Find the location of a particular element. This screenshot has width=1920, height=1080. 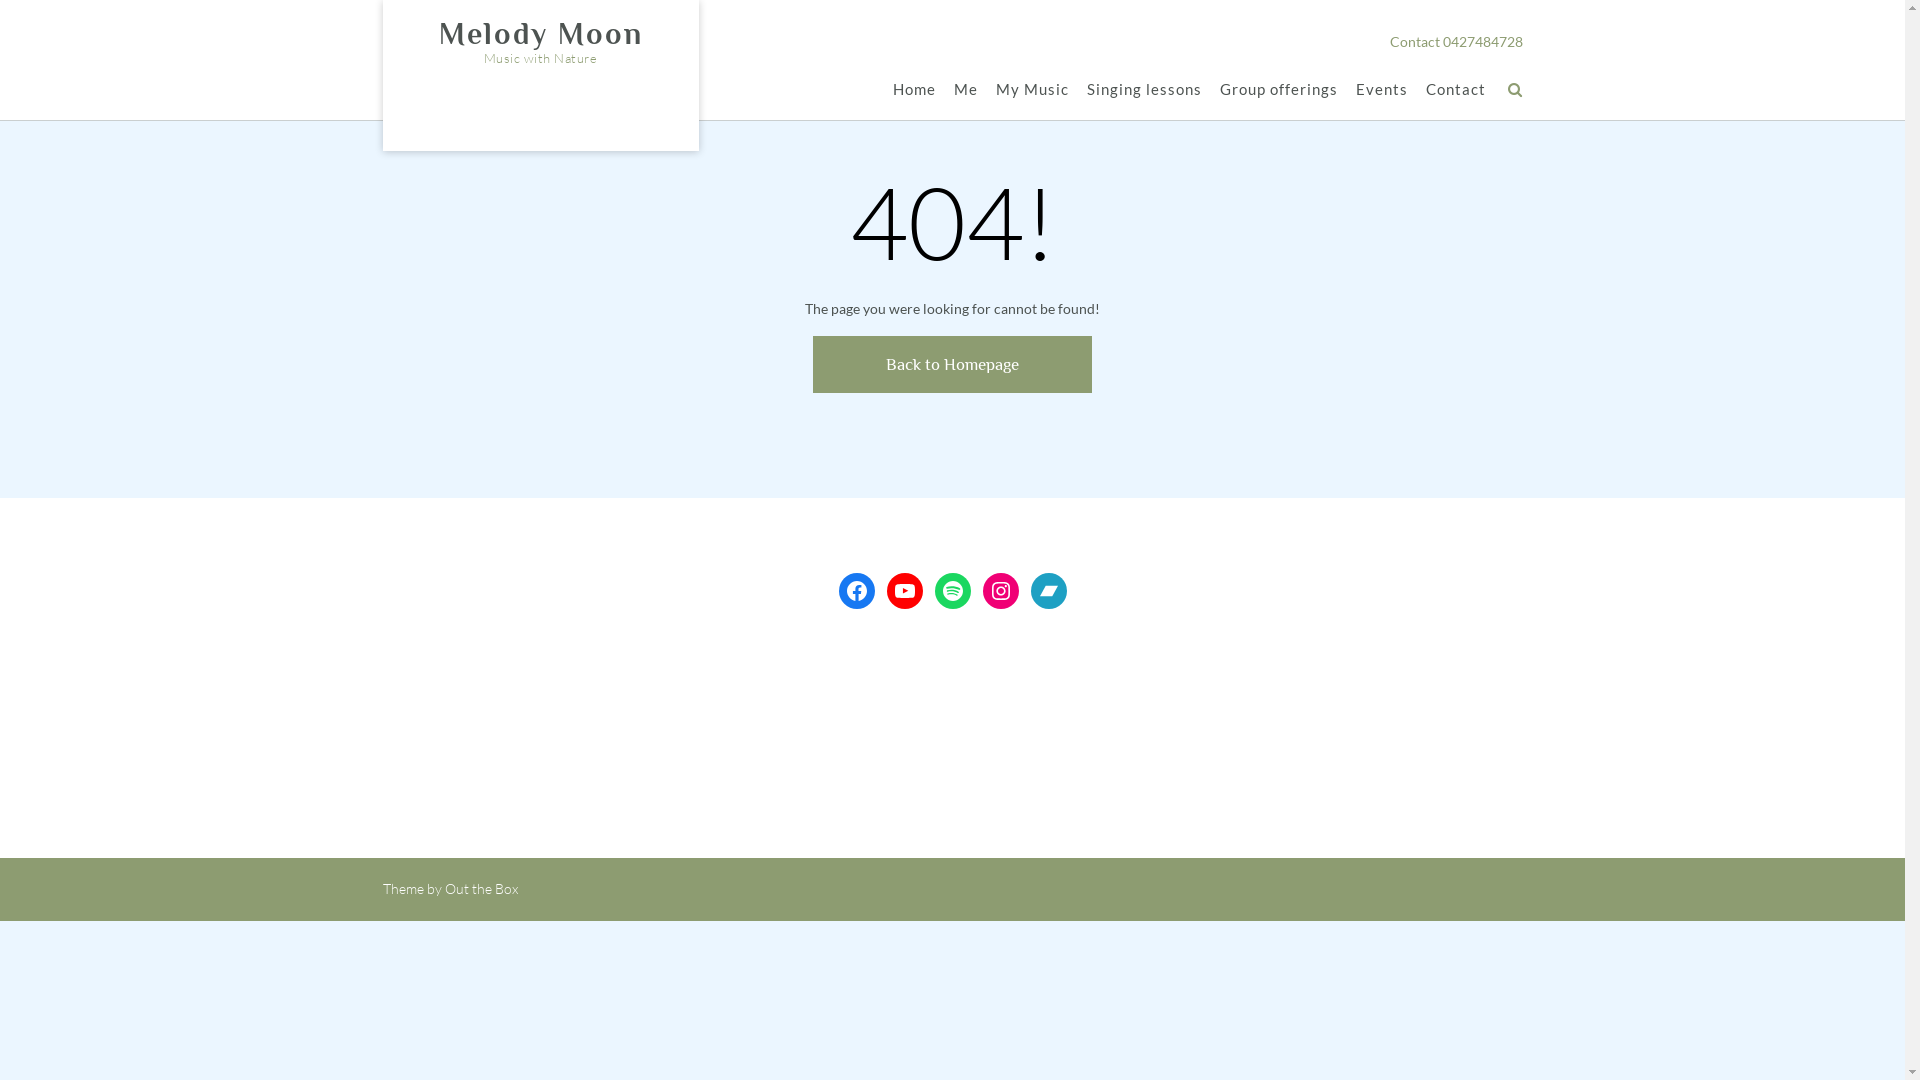

'Melody Moon' is located at coordinates (539, 34).